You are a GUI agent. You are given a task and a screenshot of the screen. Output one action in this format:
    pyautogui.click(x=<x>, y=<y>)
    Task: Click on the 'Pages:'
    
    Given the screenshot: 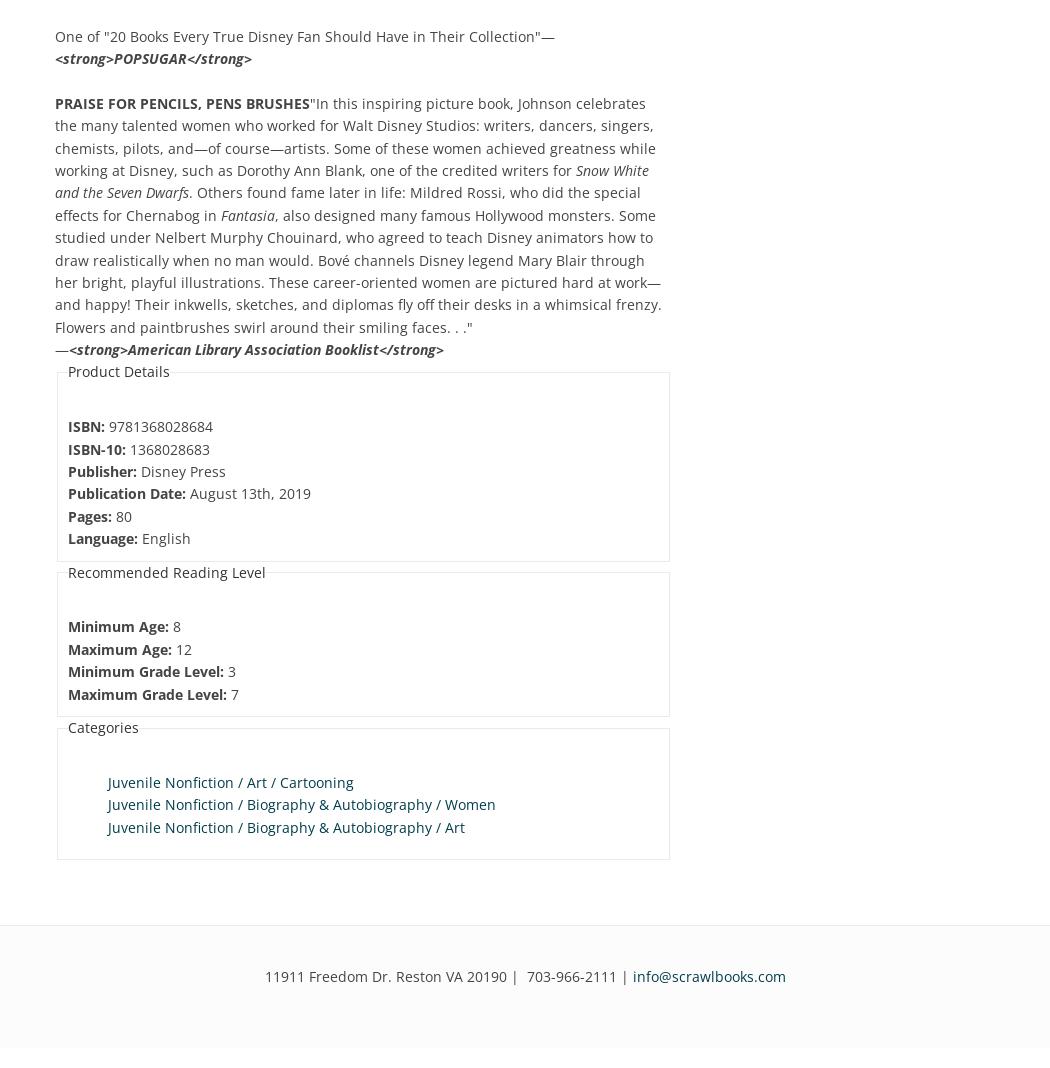 What is the action you would take?
    pyautogui.click(x=89, y=515)
    